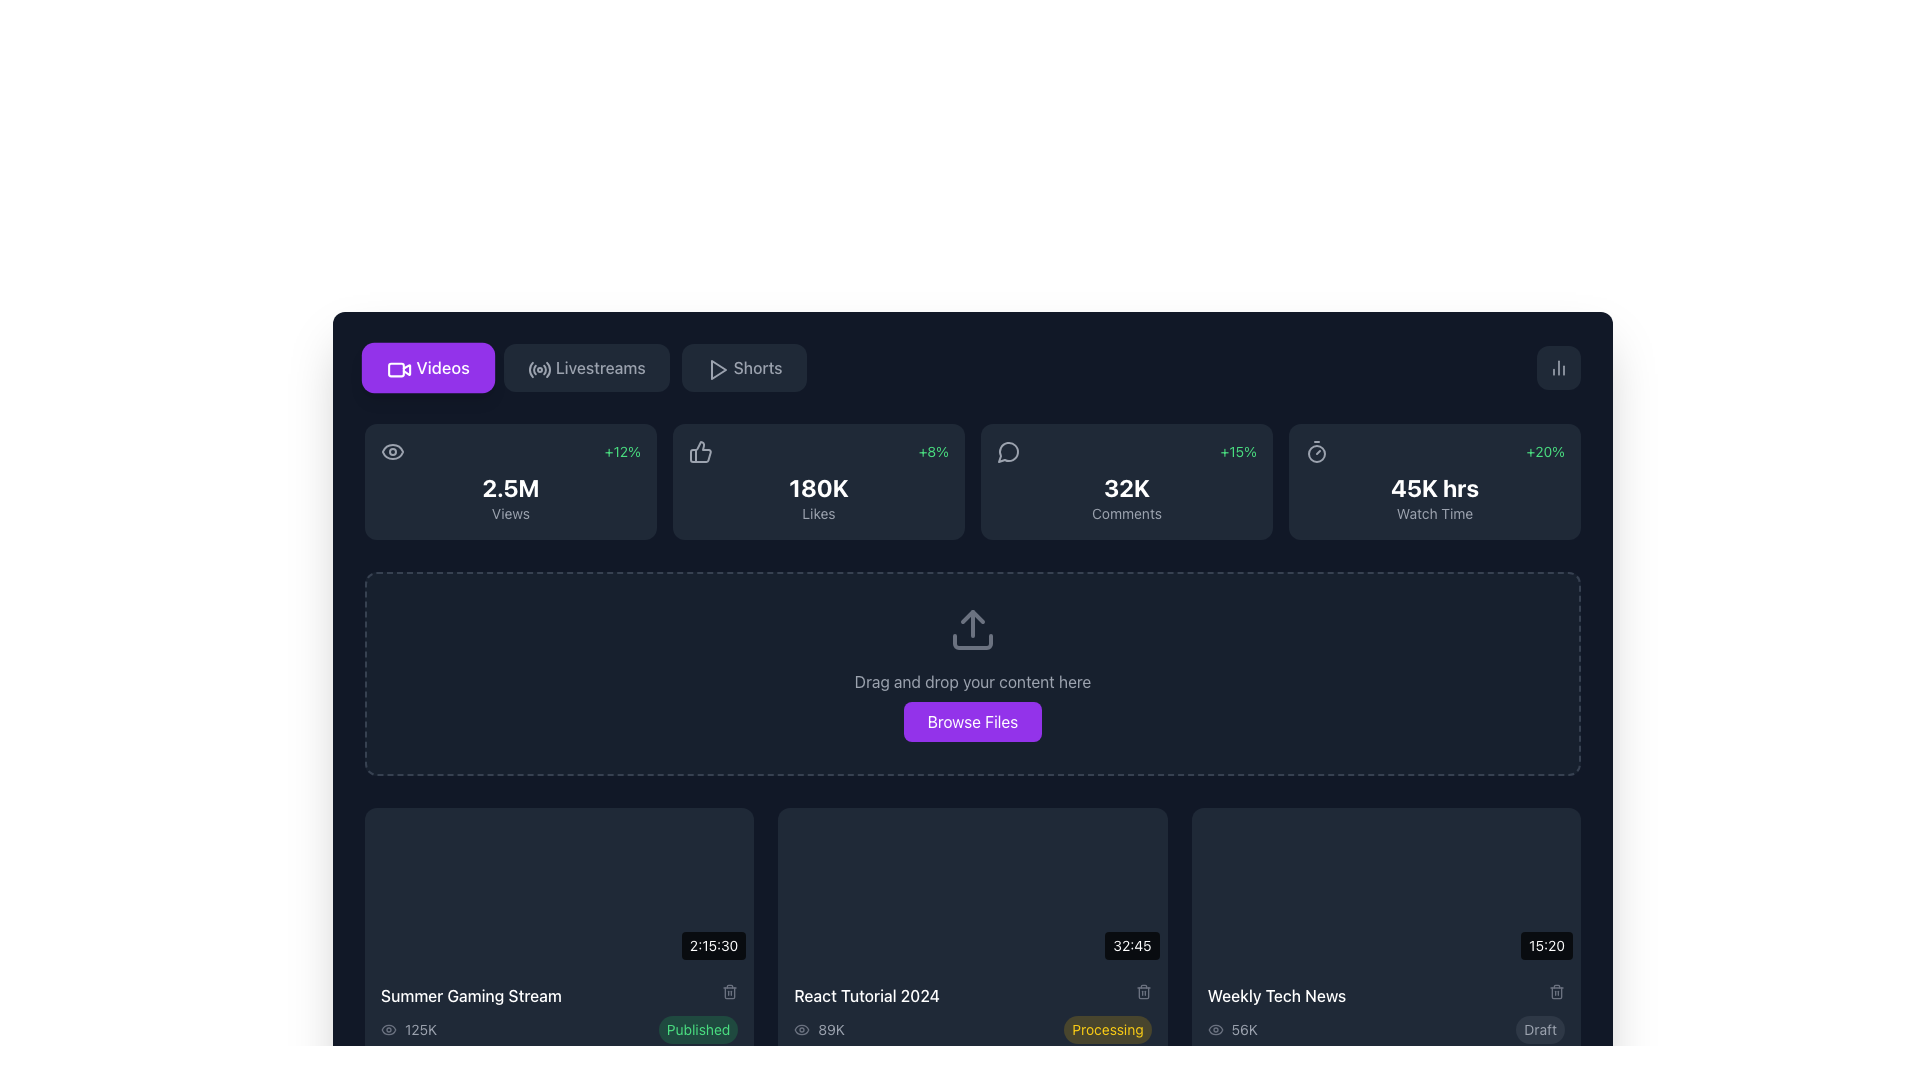  I want to click on the thumbs-up icon representing '180K Likes' in the top-right quadrant of the main content area, so click(700, 451).